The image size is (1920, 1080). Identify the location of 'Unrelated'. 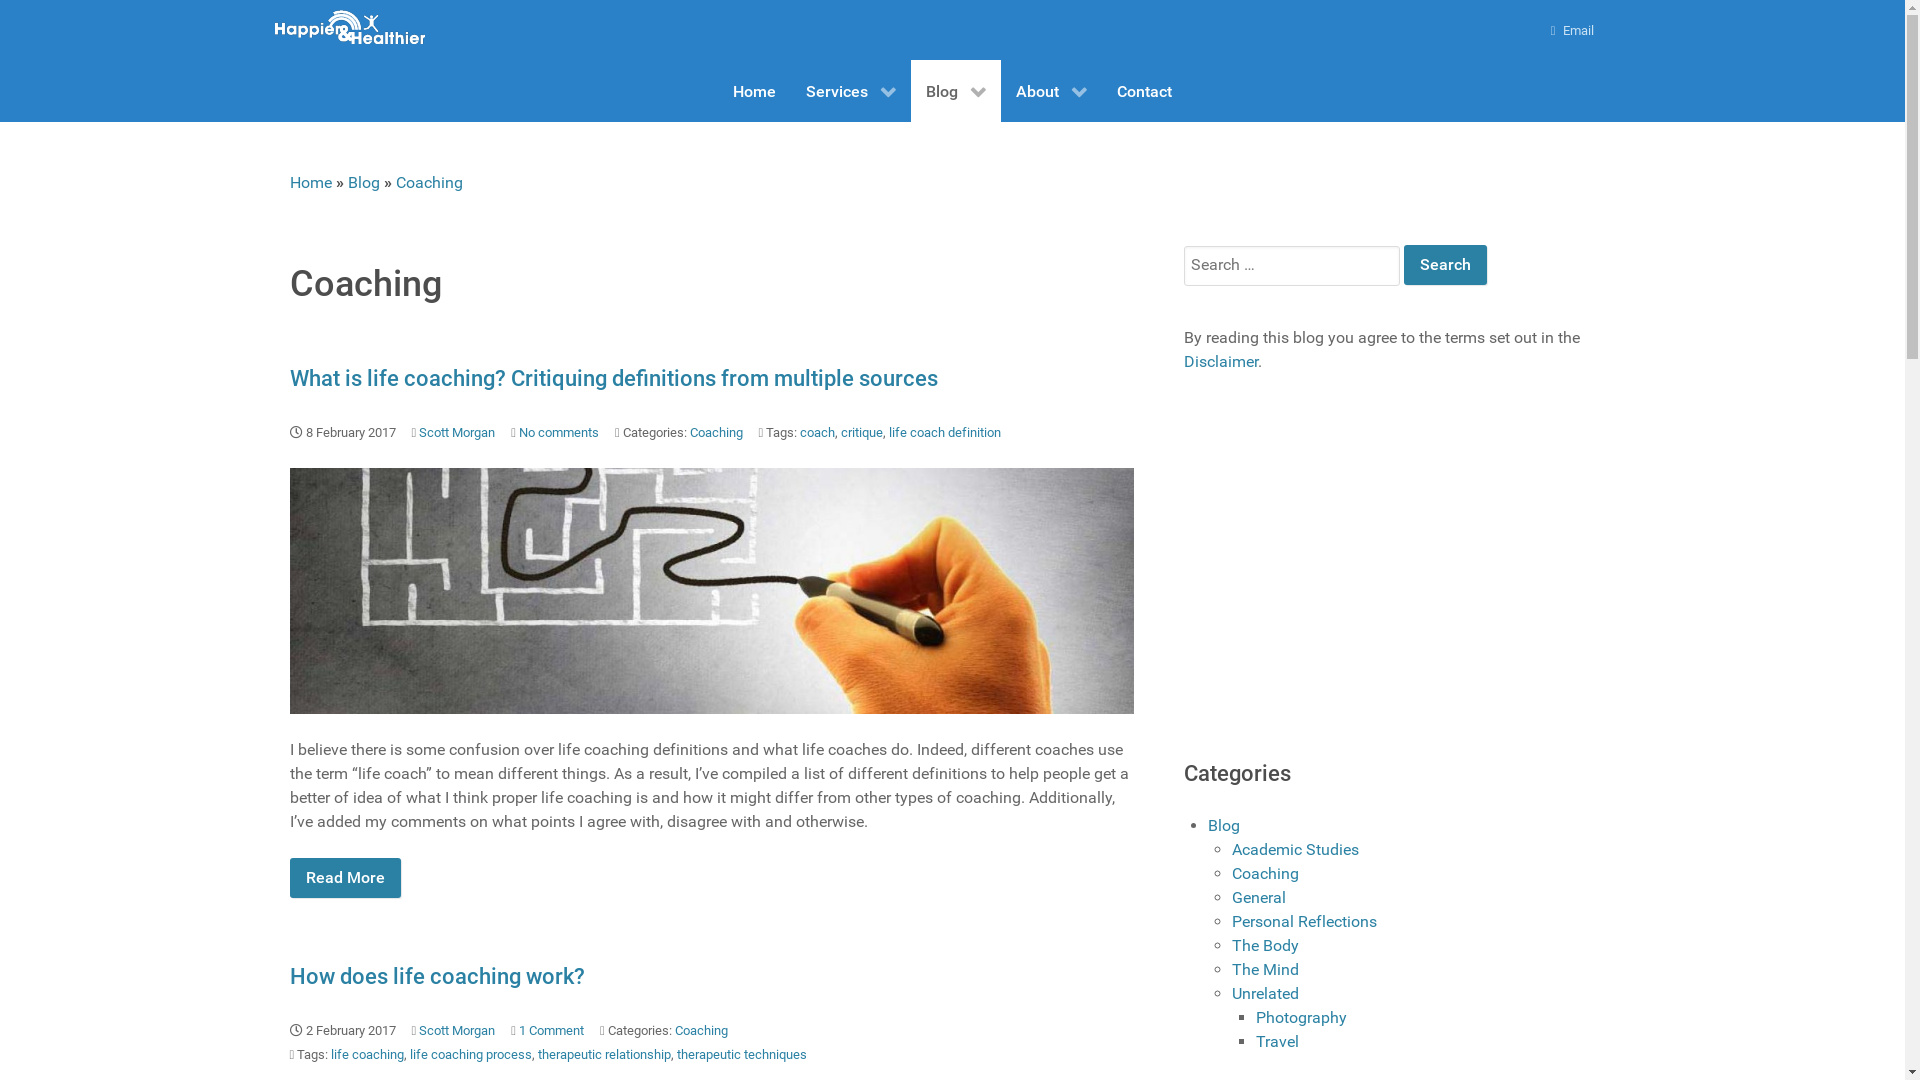
(1264, 993).